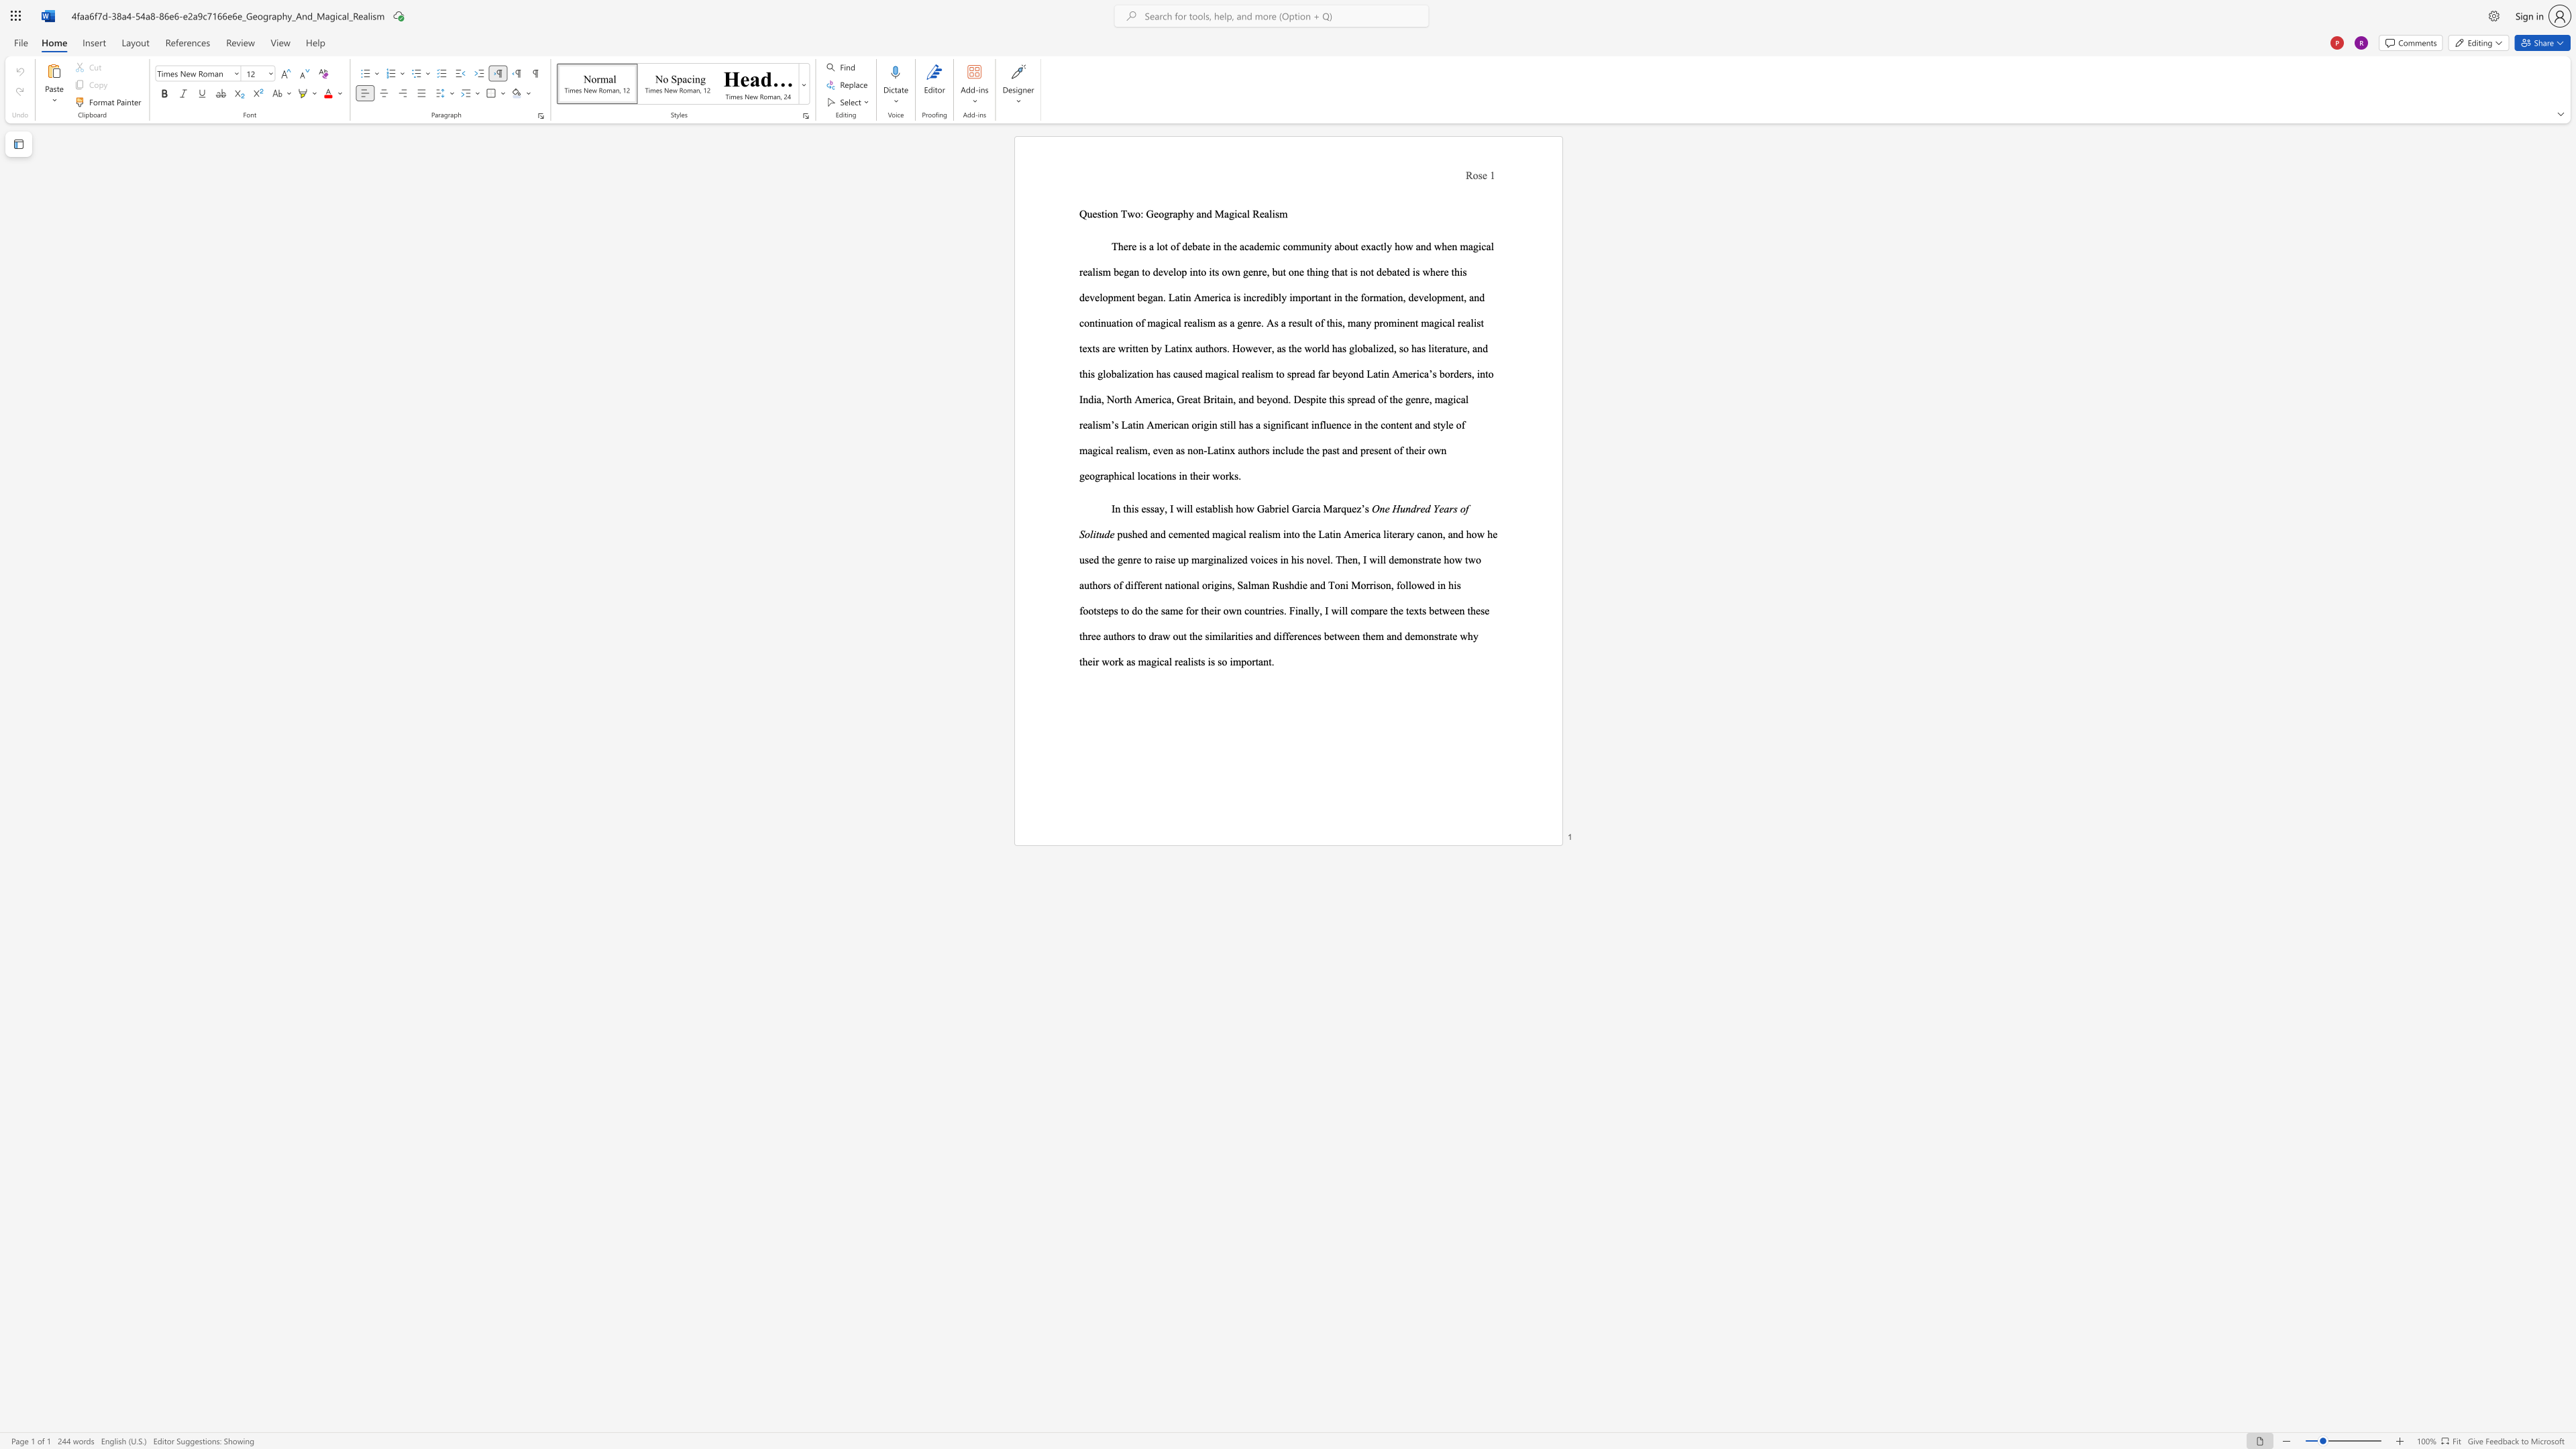 Image resolution: width=2576 pixels, height=1449 pixels. What do you see at coordinates (1407, 558) in the screenshot?
I see `the subset text "onstrate" within the text "demonstrate"` at bounding box center [1407, 558].